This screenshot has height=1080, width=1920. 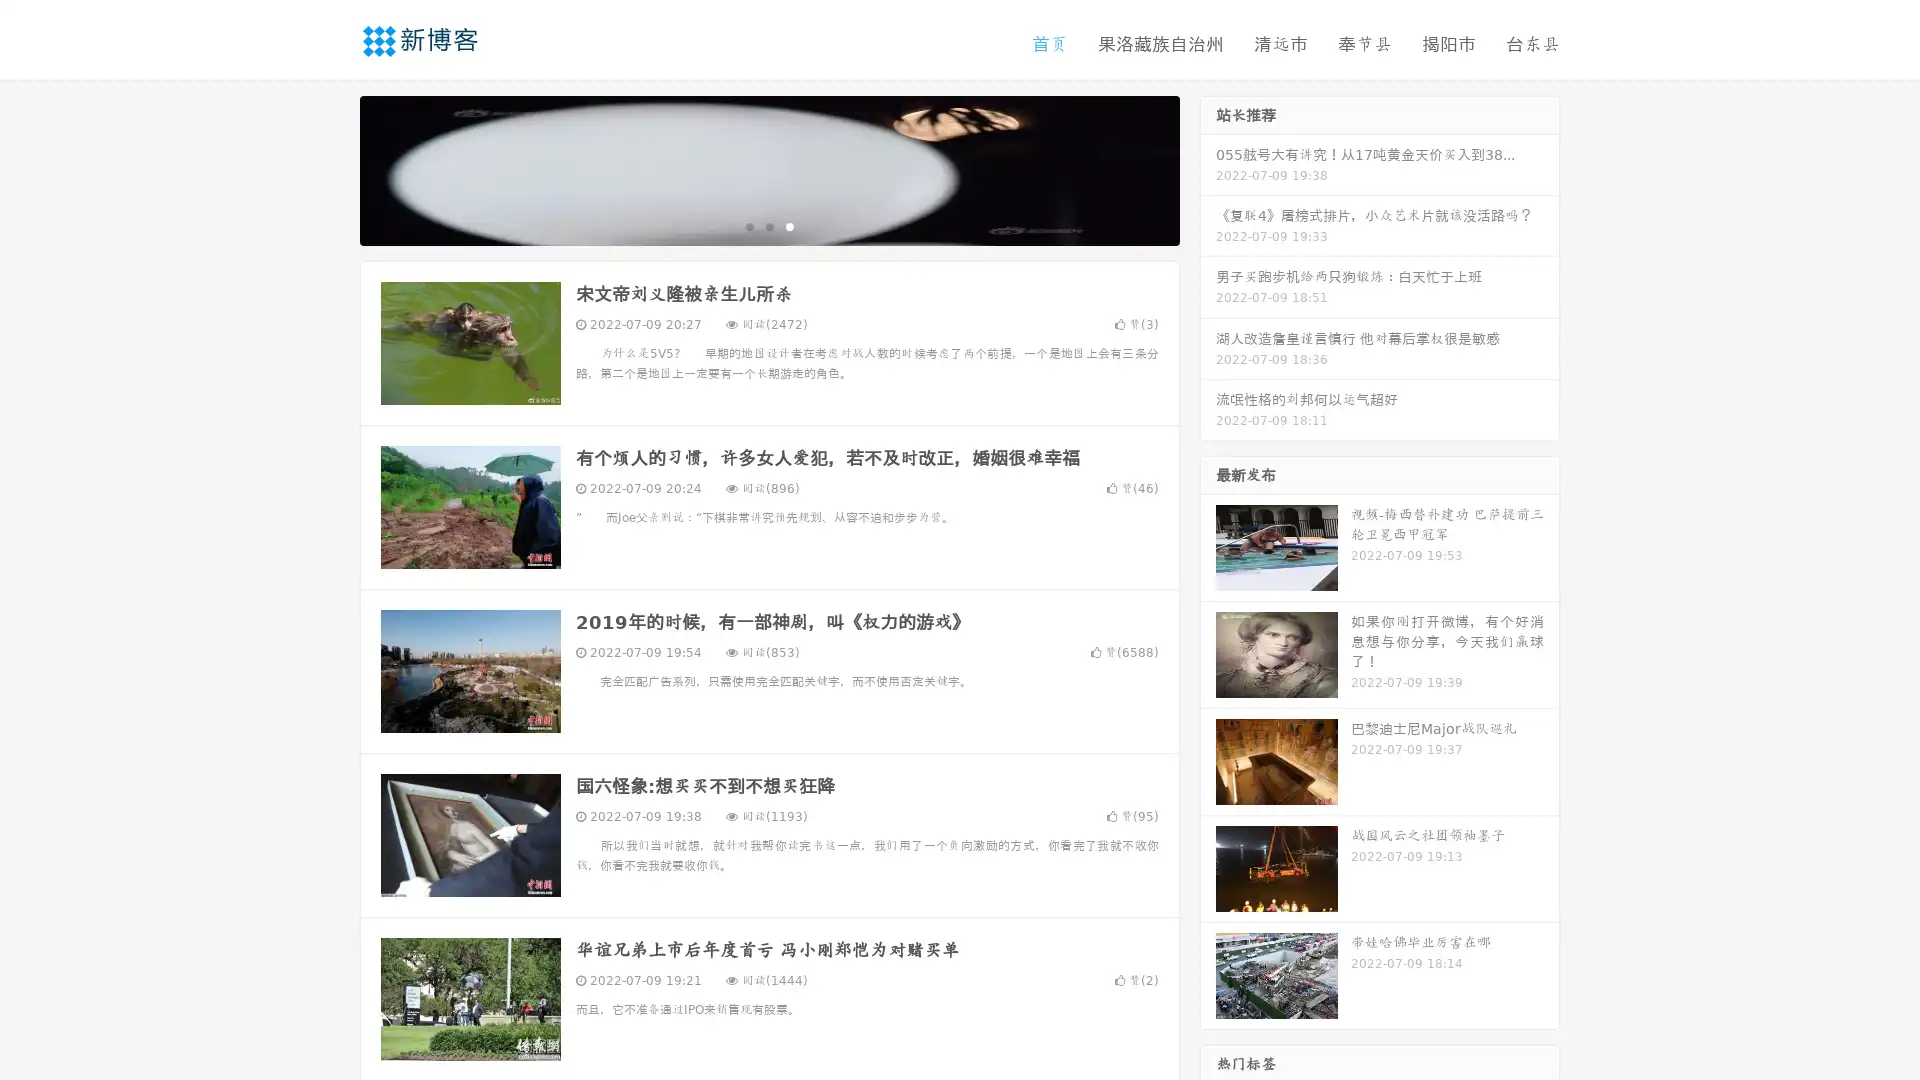 I want to click on Previous slide, so click(x=330, y=168).